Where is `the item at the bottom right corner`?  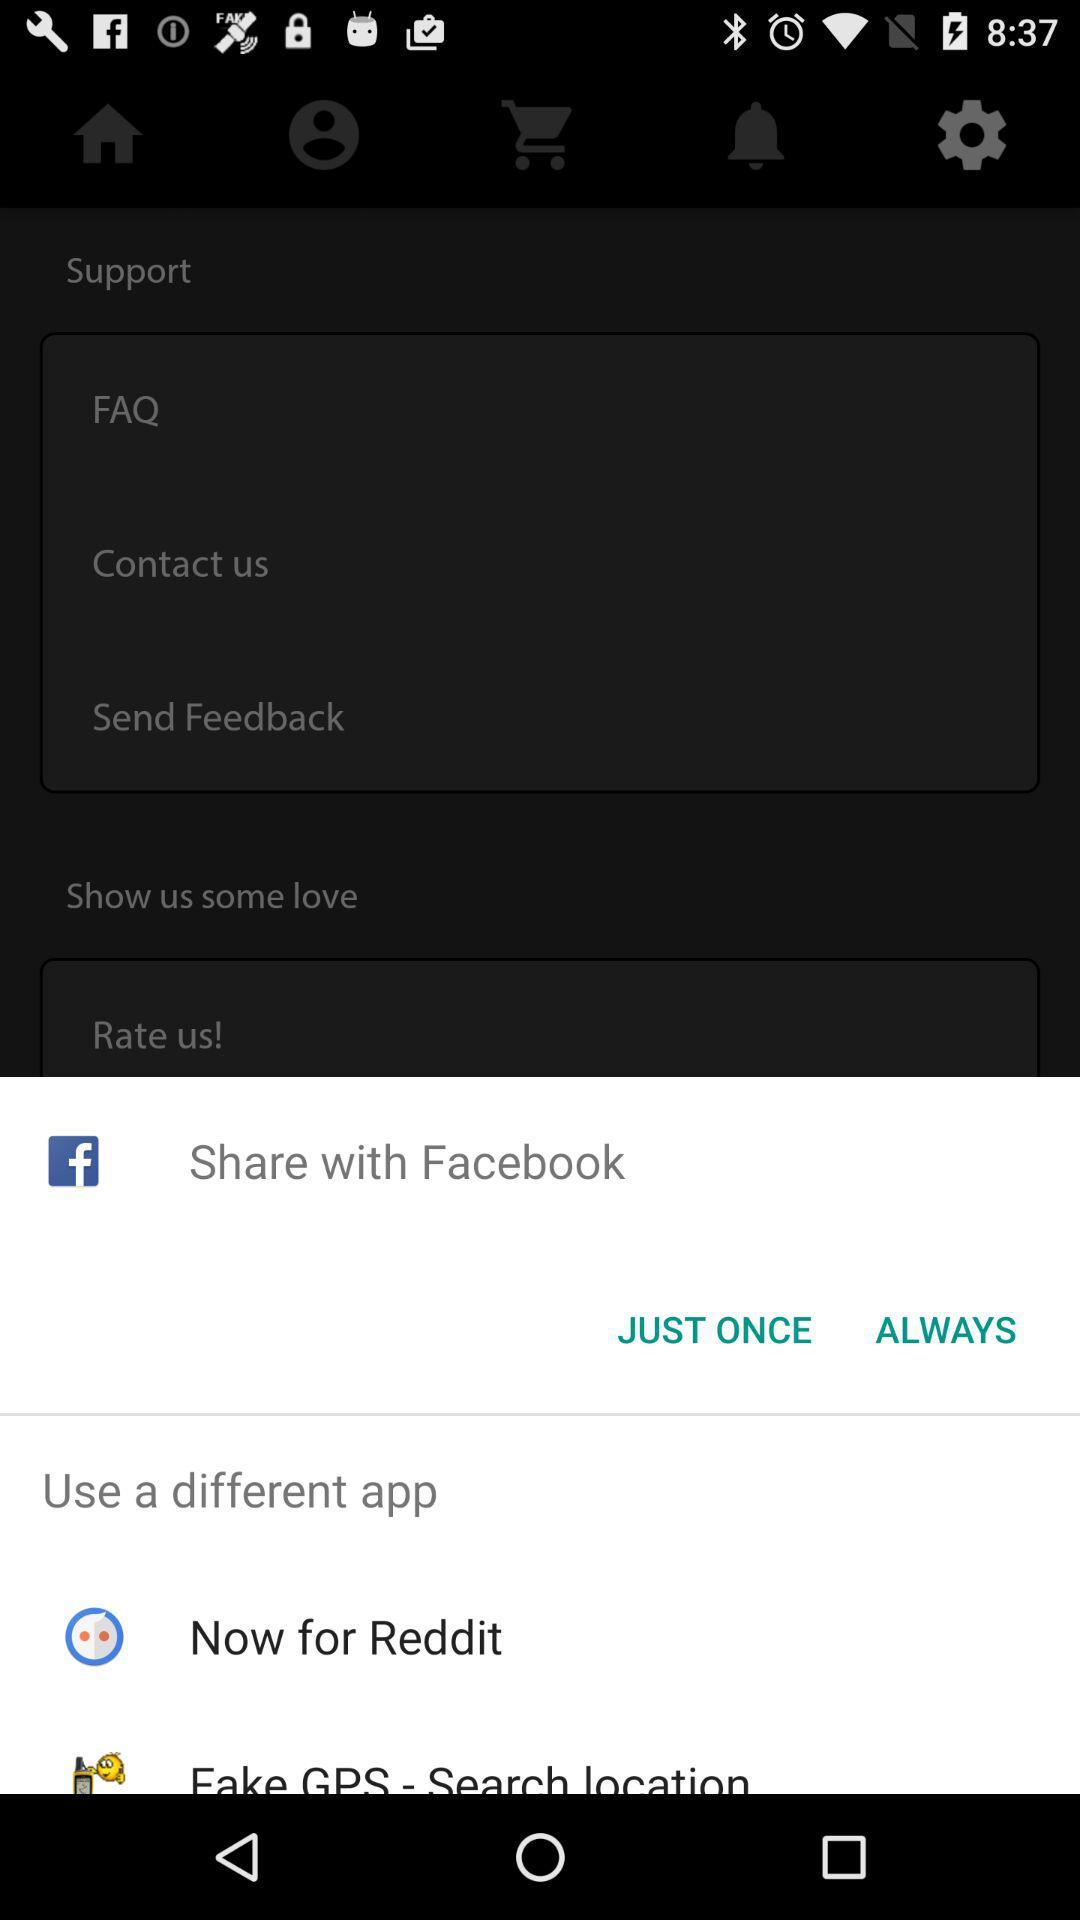
the item at the bottom right corner is located at coordinates (945, 1329).